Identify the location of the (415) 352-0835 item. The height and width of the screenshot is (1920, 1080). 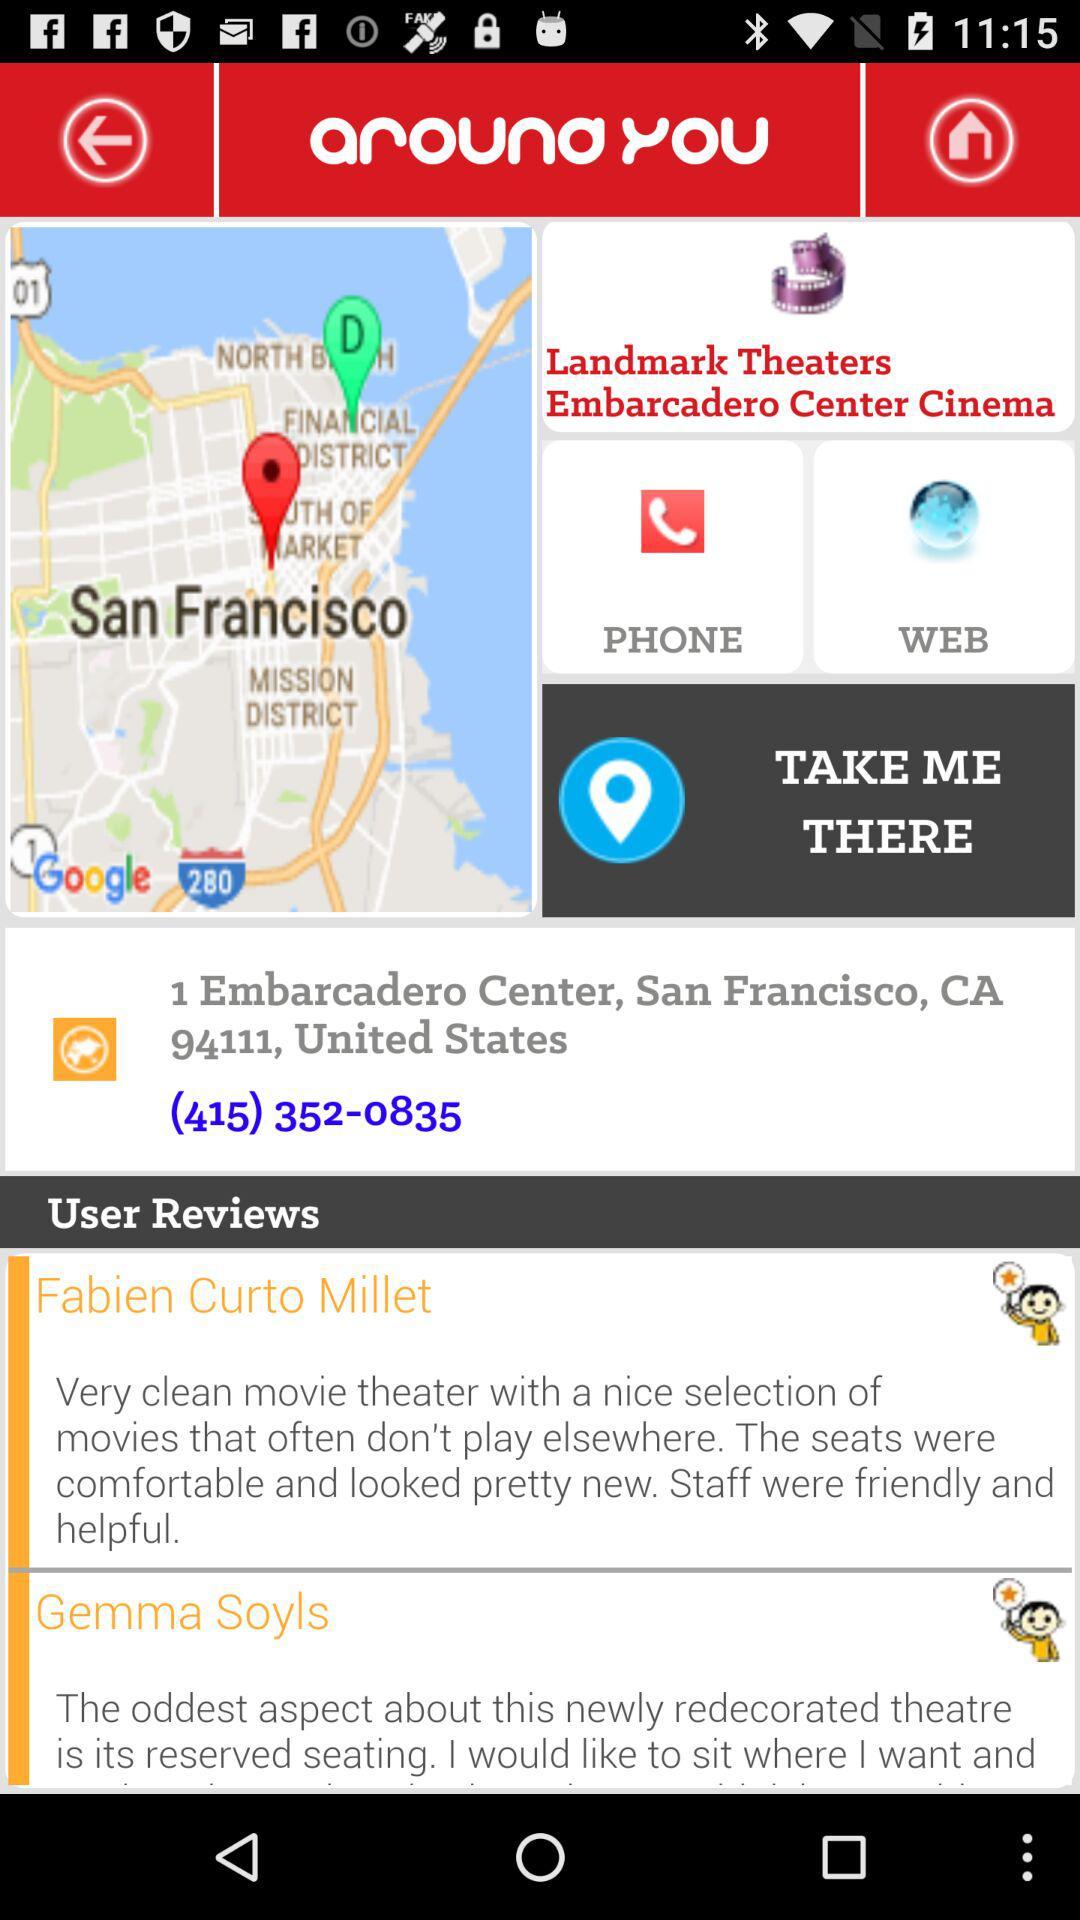
(315, 1108).